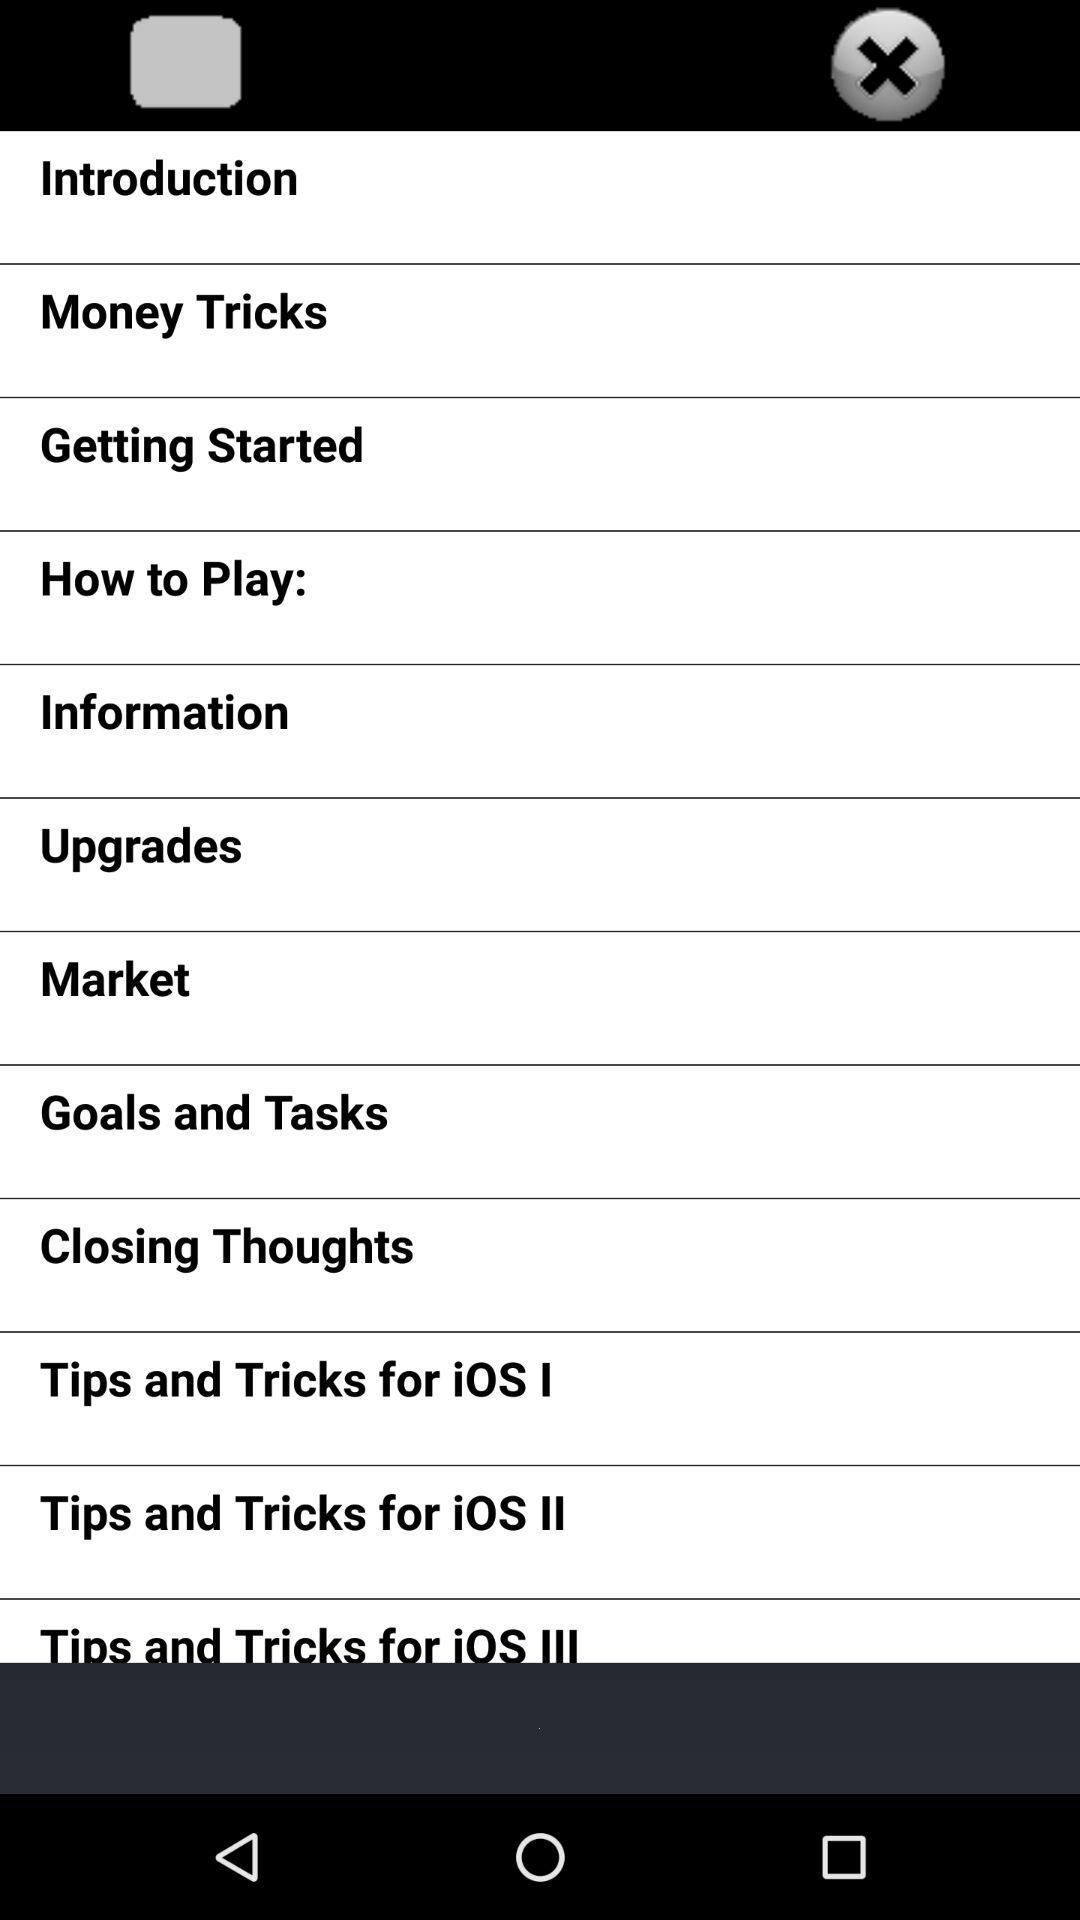  What do you see at coordinates (202, 450) in the screenshot?
I see `the item above how to play: app` at bounding box center [202, 450].